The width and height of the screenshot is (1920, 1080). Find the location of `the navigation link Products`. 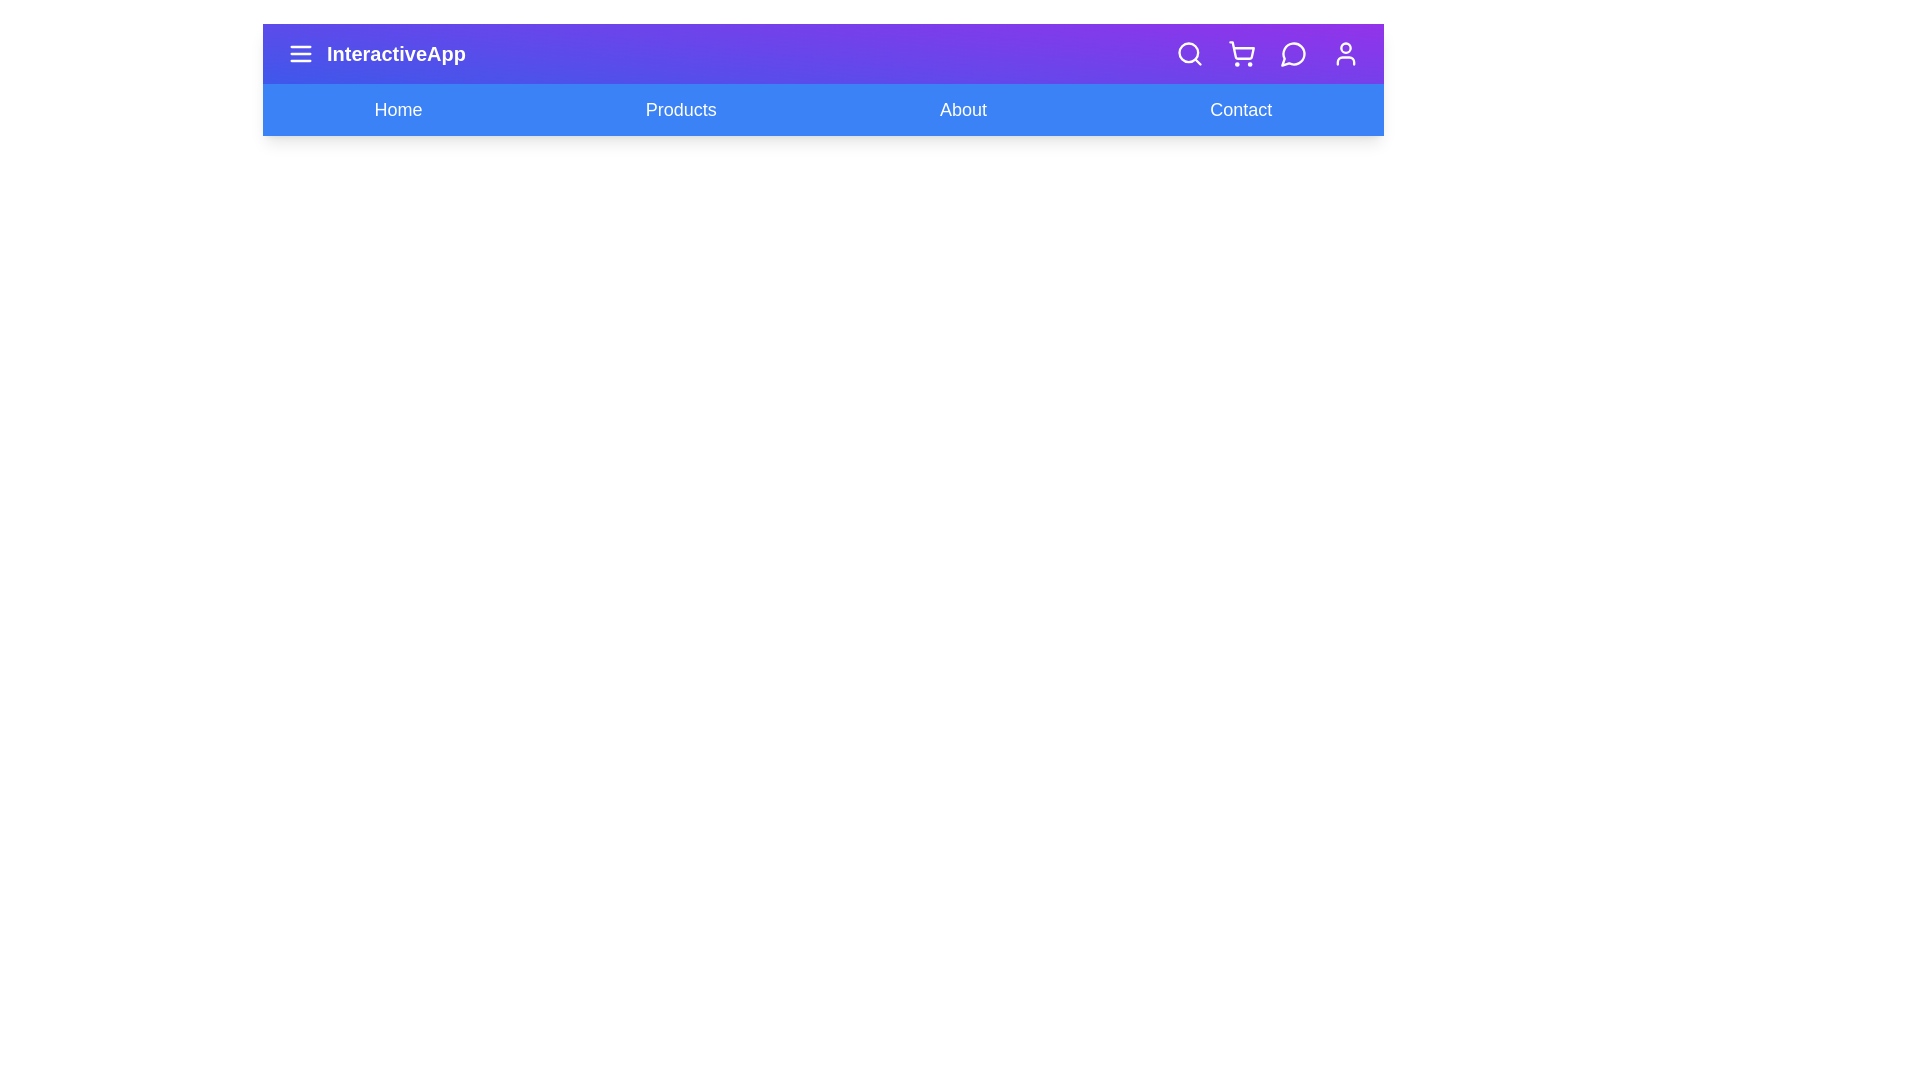

the navigation link Products is located at coordinates (681, 110).